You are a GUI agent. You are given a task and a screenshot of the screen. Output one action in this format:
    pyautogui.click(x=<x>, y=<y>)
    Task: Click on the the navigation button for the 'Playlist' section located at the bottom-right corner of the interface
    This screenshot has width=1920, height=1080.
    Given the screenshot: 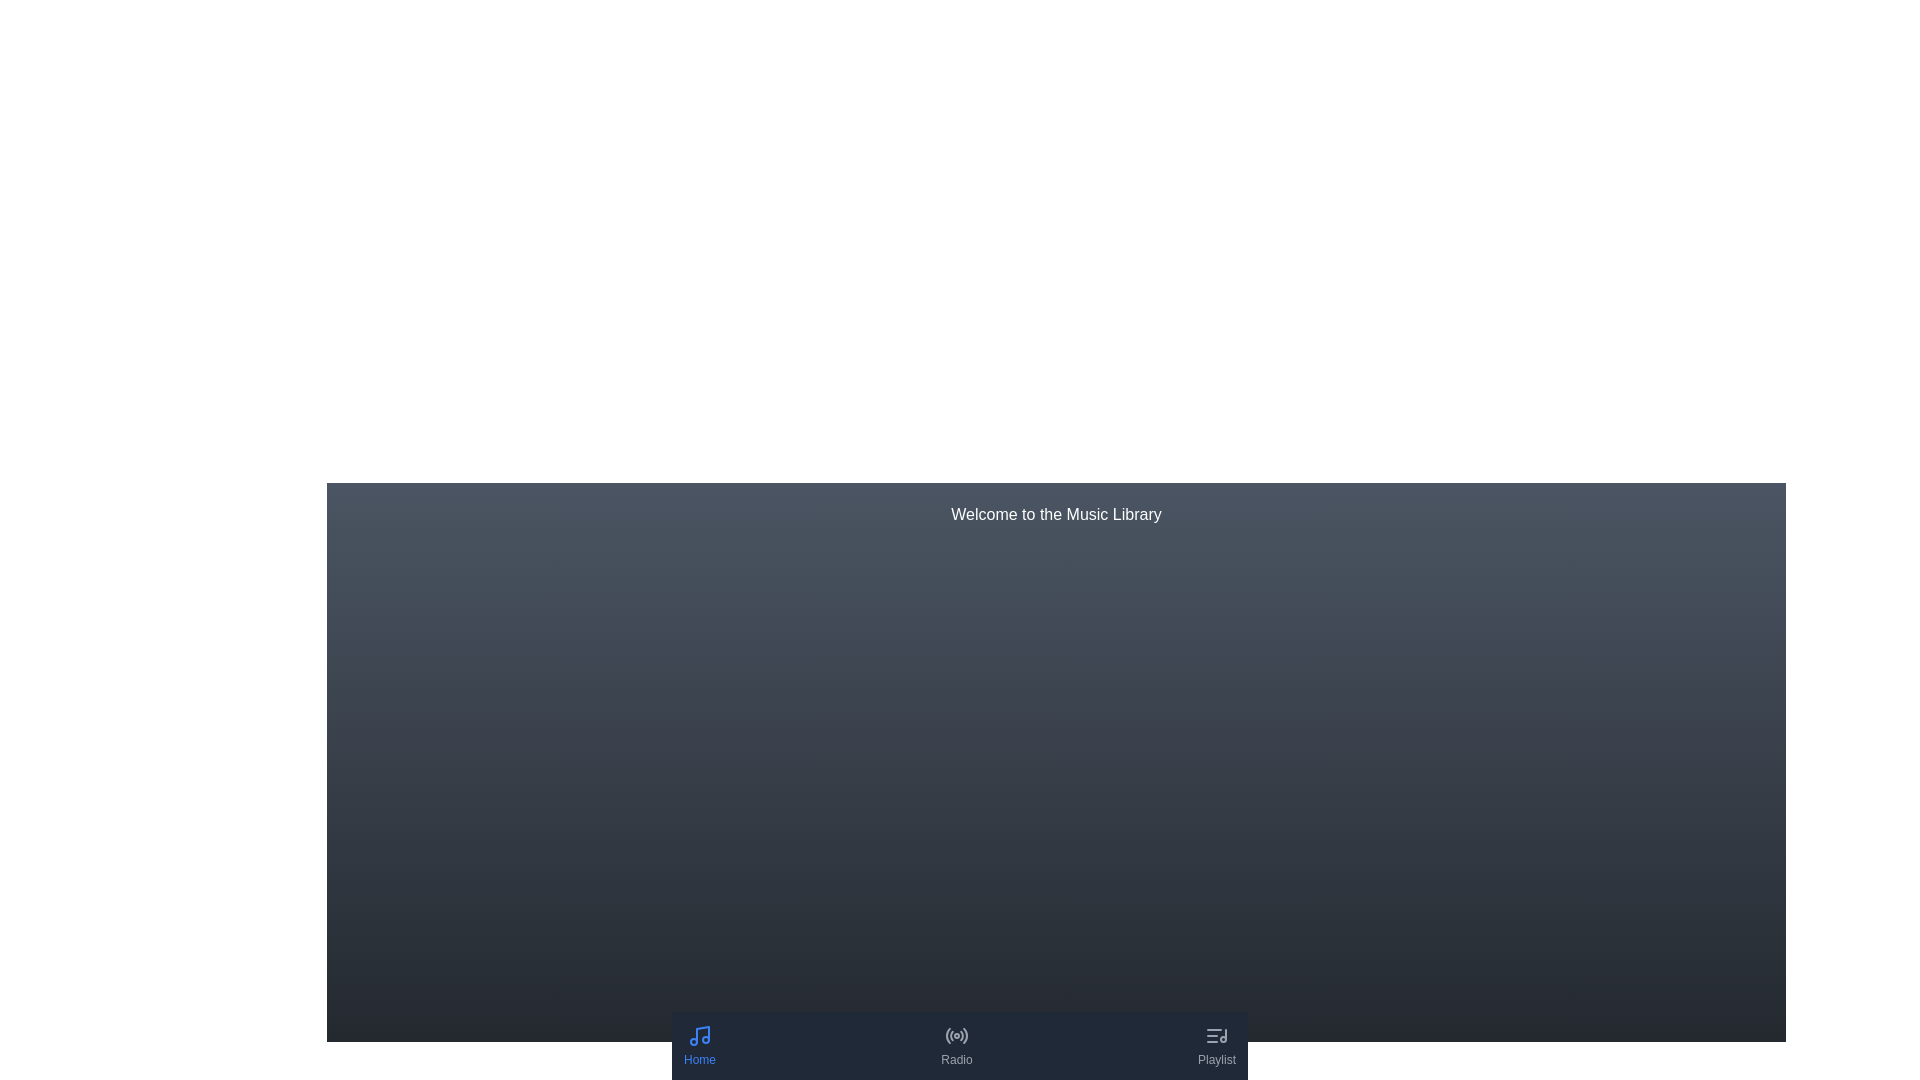 What is the action you would take?
    pyautogui.click(x=1215, y=1044)
    